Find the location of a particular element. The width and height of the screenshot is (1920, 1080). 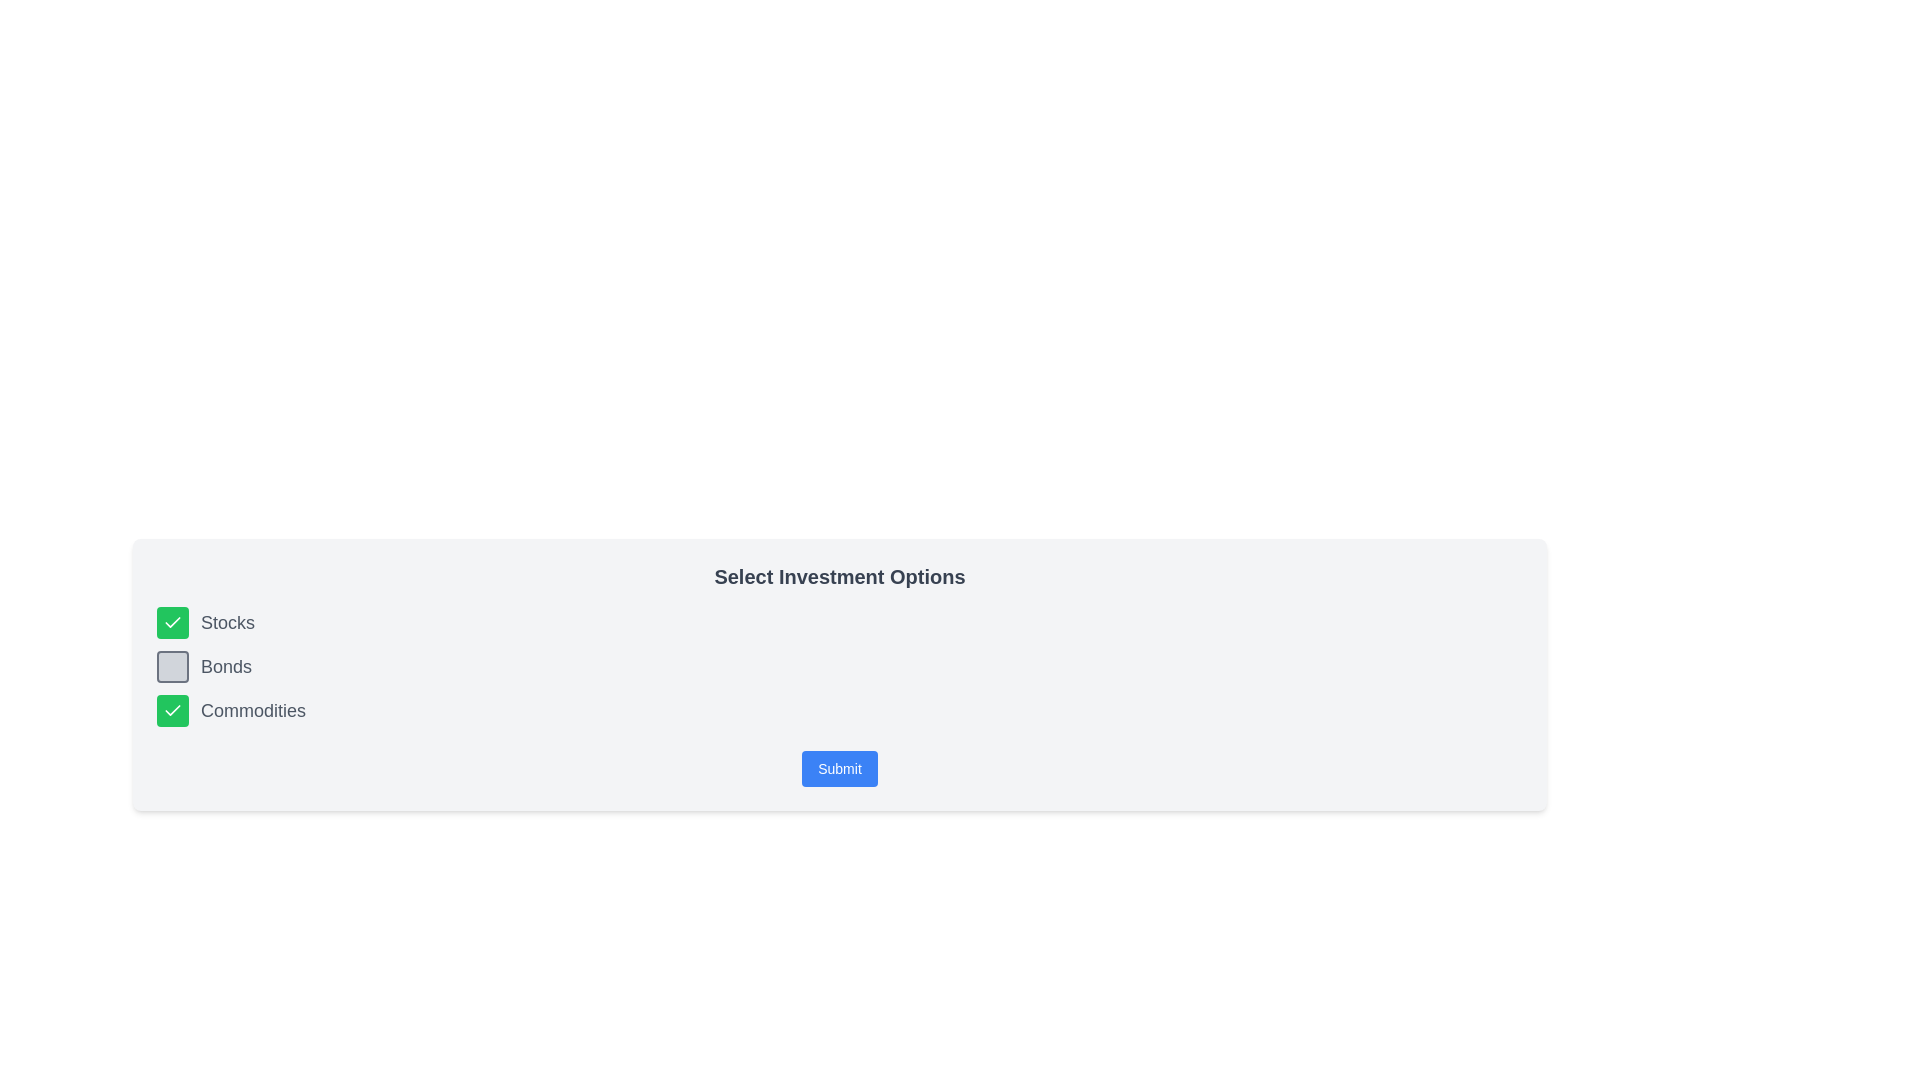

the checkmark icon styled in white on a green circular background, which indicates the selection state for 'Commodities' is located at coordinates (172, 709).